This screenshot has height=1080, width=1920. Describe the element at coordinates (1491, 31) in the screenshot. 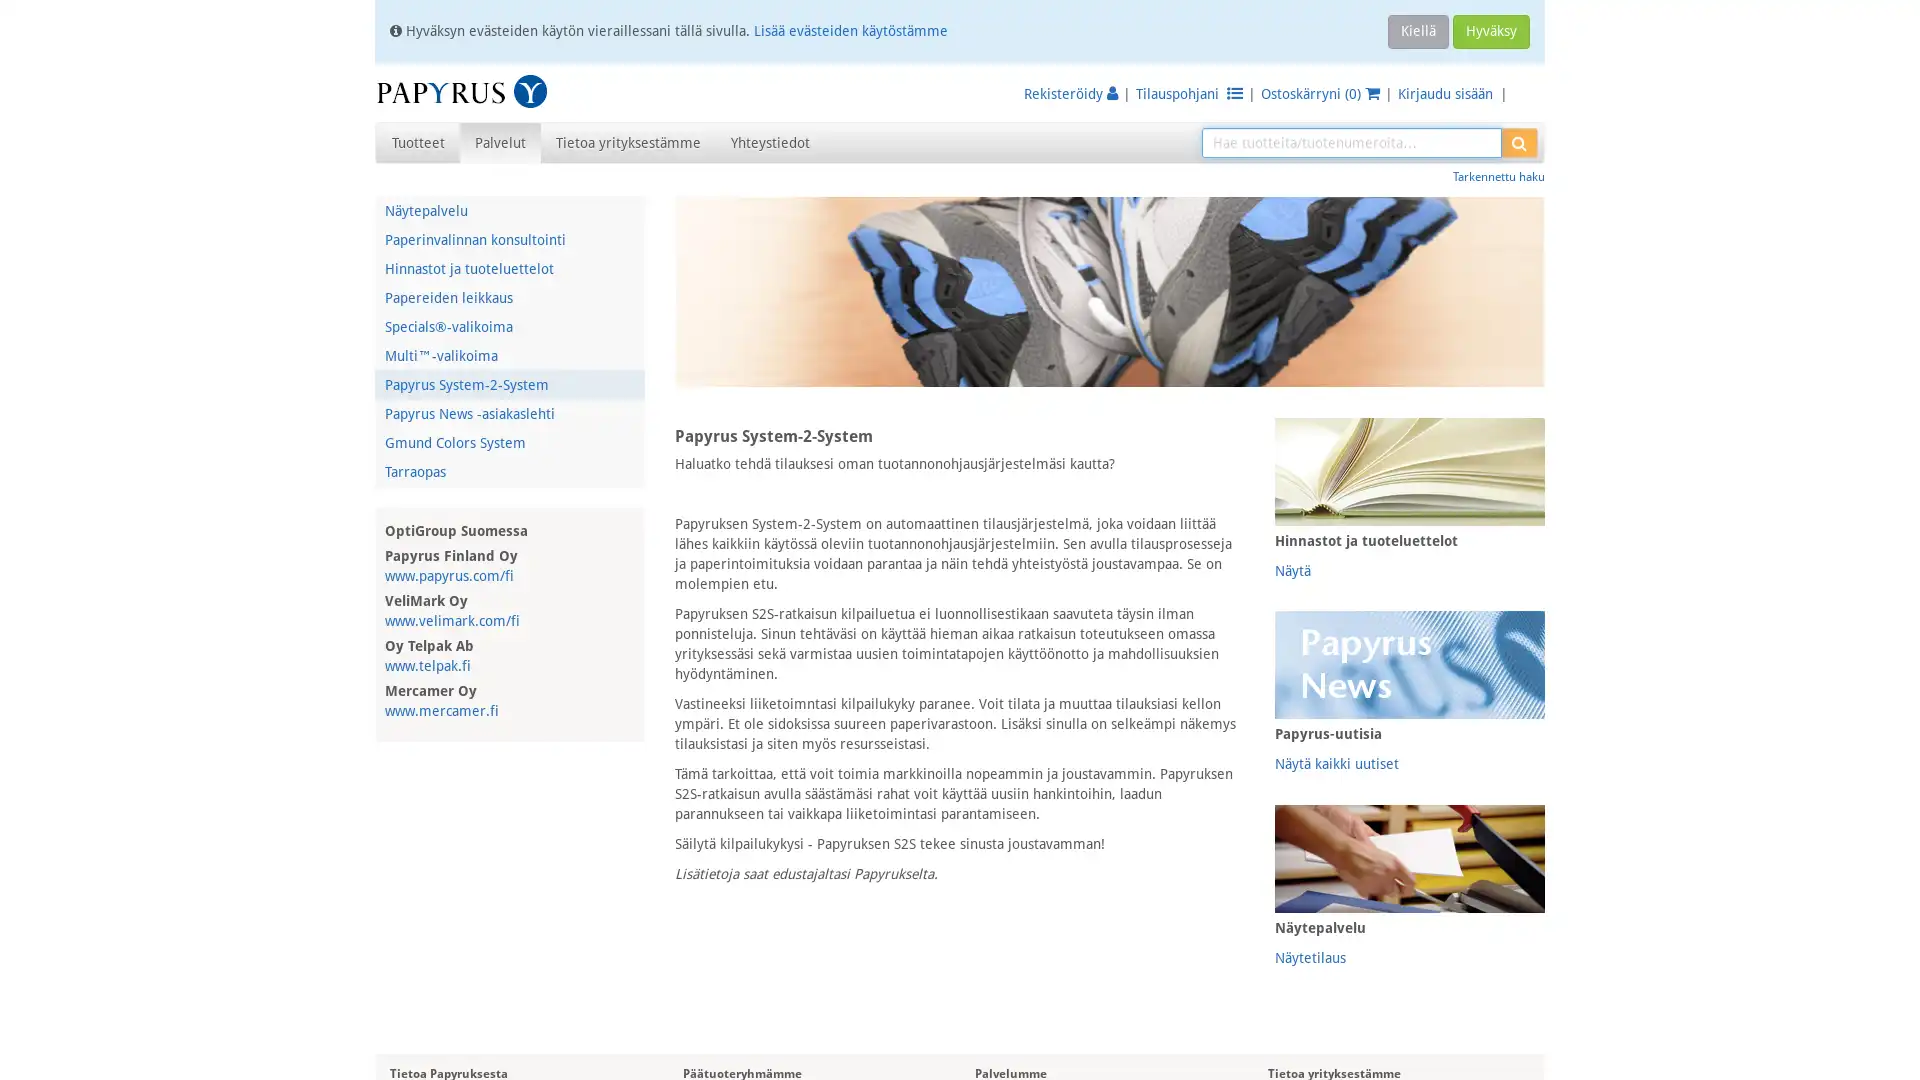

I see `Hyvaksy` at that location.